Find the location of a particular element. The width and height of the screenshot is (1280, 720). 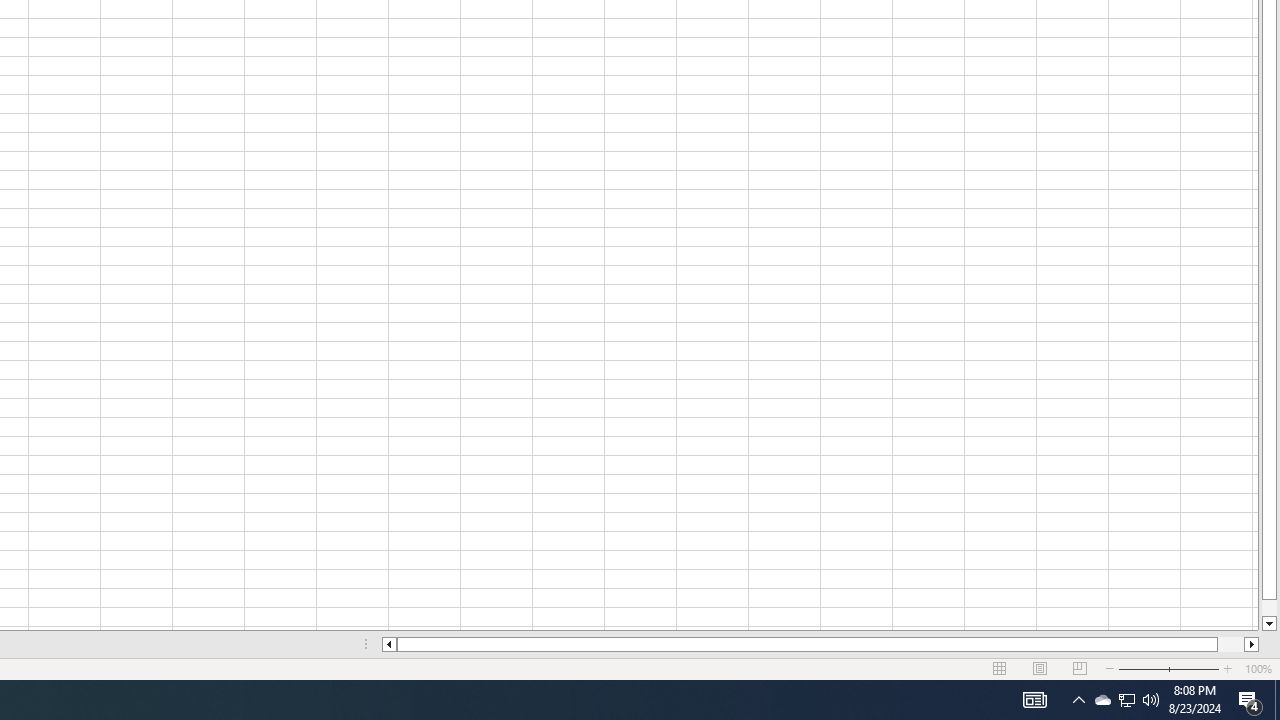

'Column left' is located at coordinates (388, 644).